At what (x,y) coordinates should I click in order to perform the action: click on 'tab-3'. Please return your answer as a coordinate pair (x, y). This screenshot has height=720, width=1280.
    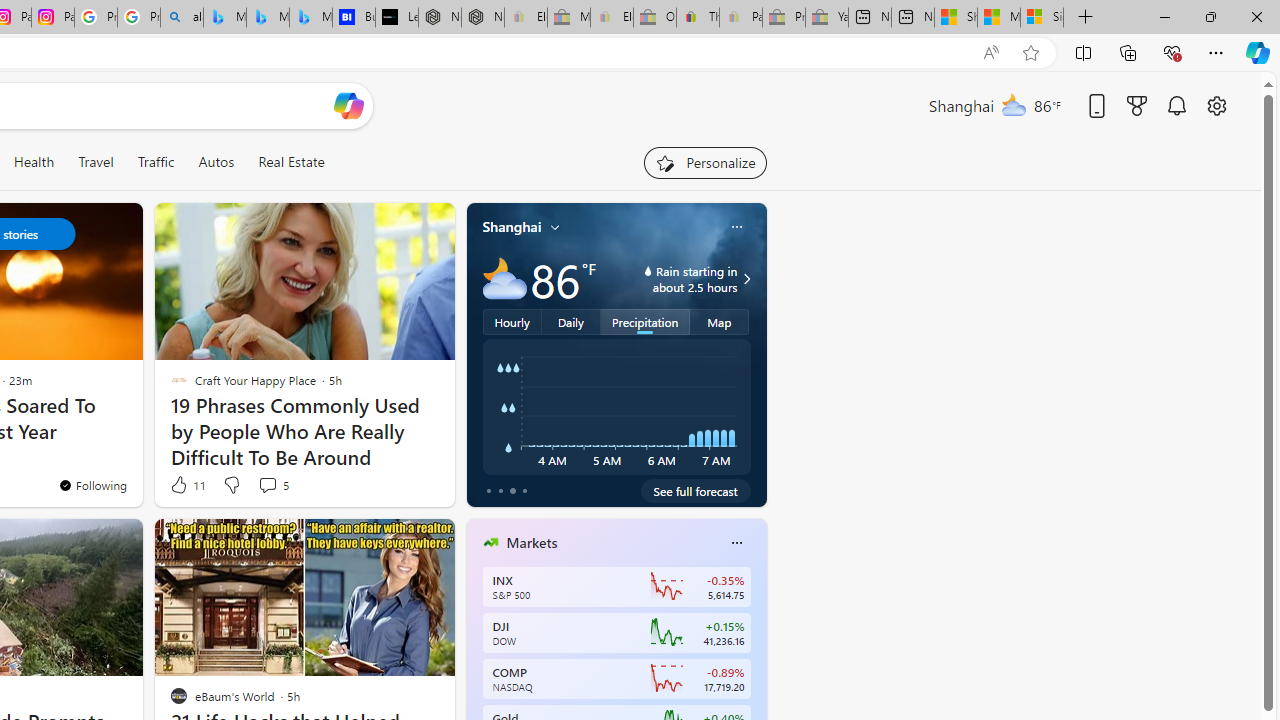
    Looking at the image, I should click on (524, 491).